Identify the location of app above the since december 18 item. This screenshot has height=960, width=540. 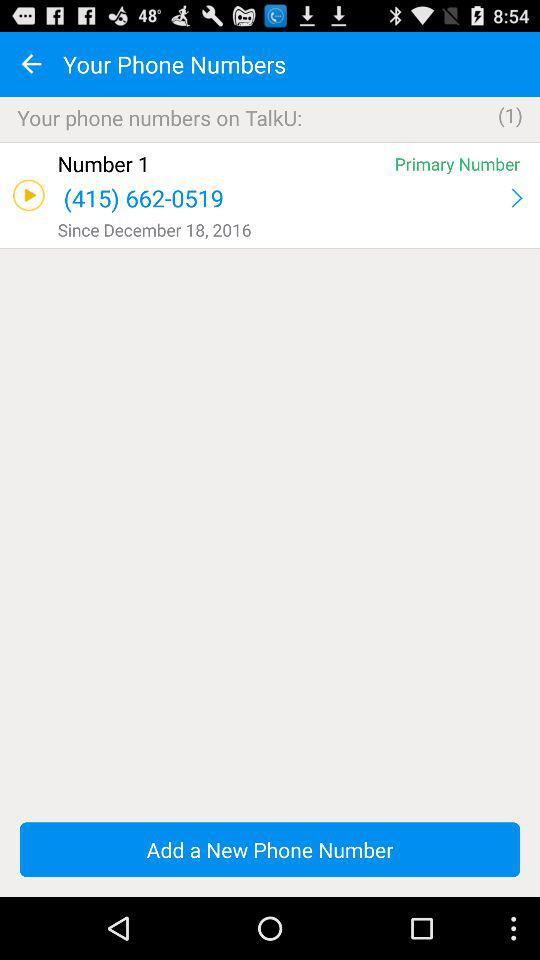
(516, 198).